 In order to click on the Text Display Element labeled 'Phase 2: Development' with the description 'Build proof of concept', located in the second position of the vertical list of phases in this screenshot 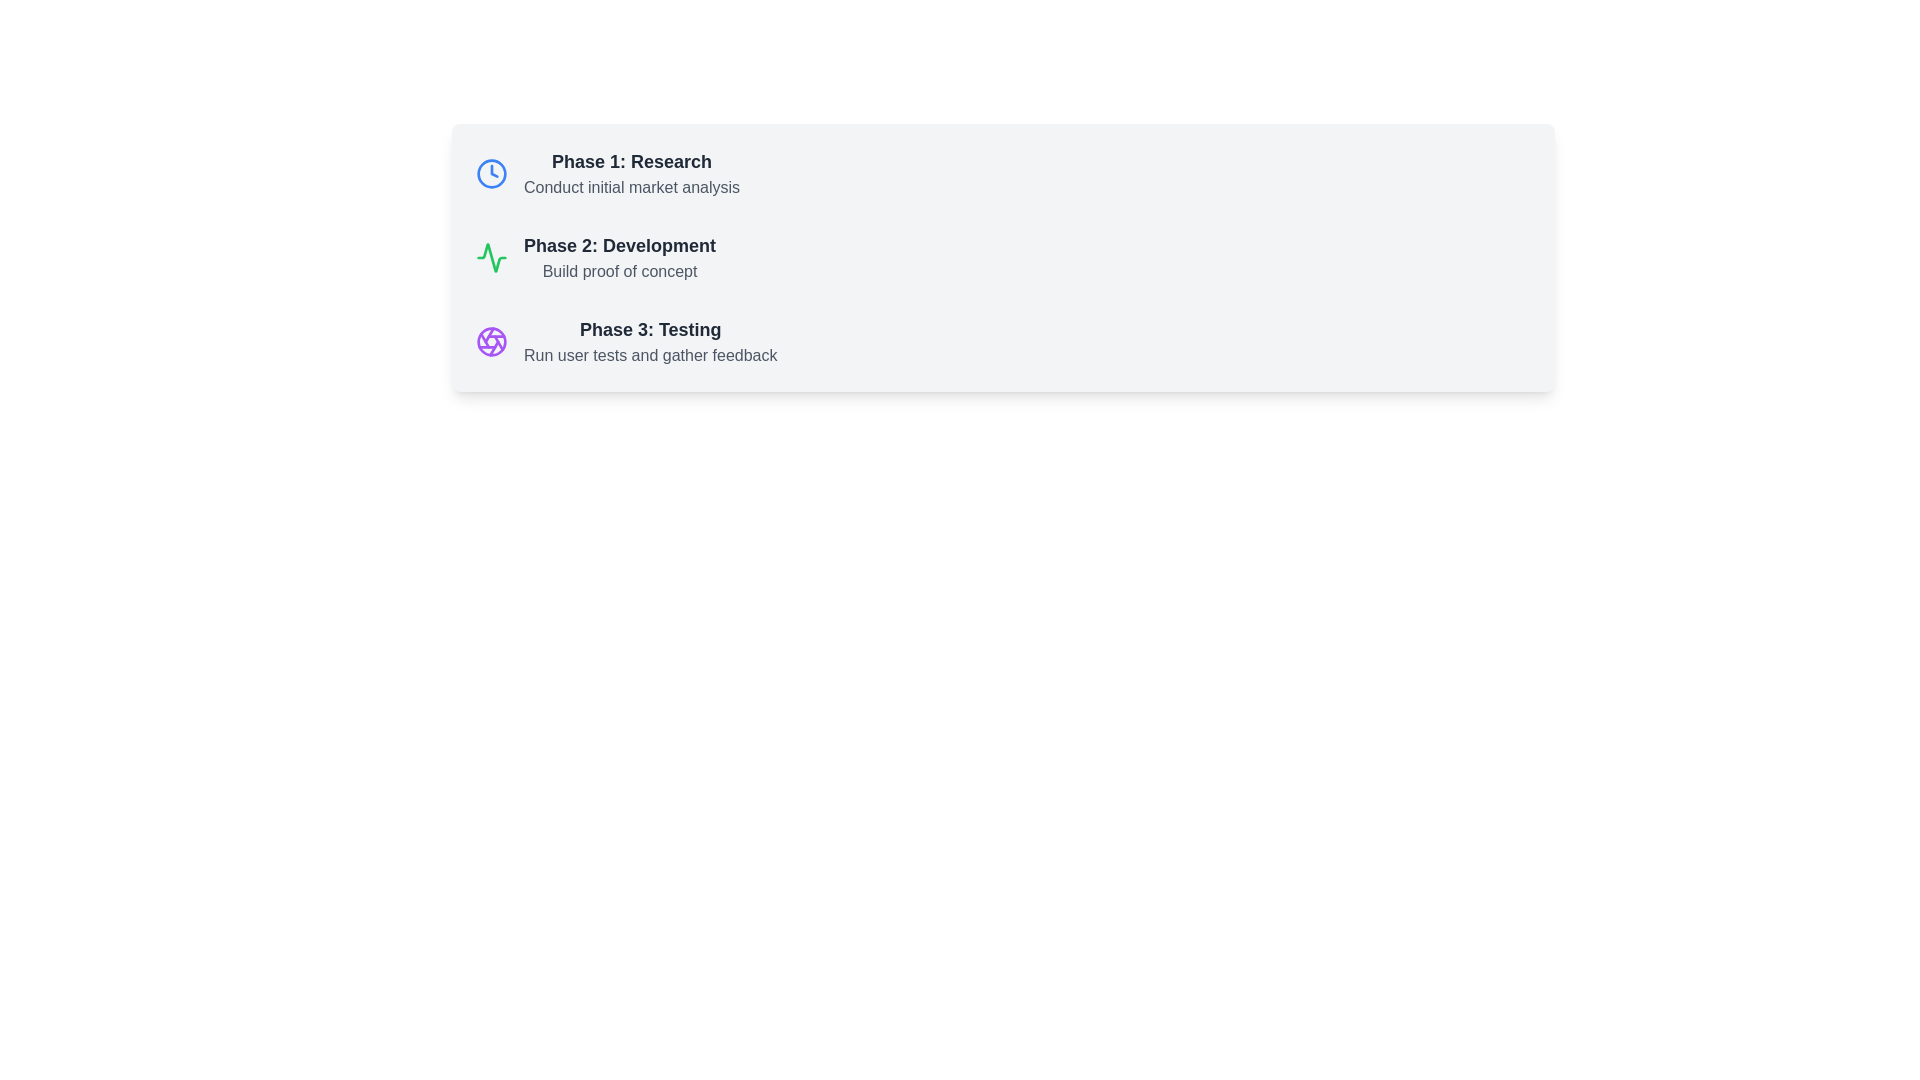, I will do `click(618, 257)`.